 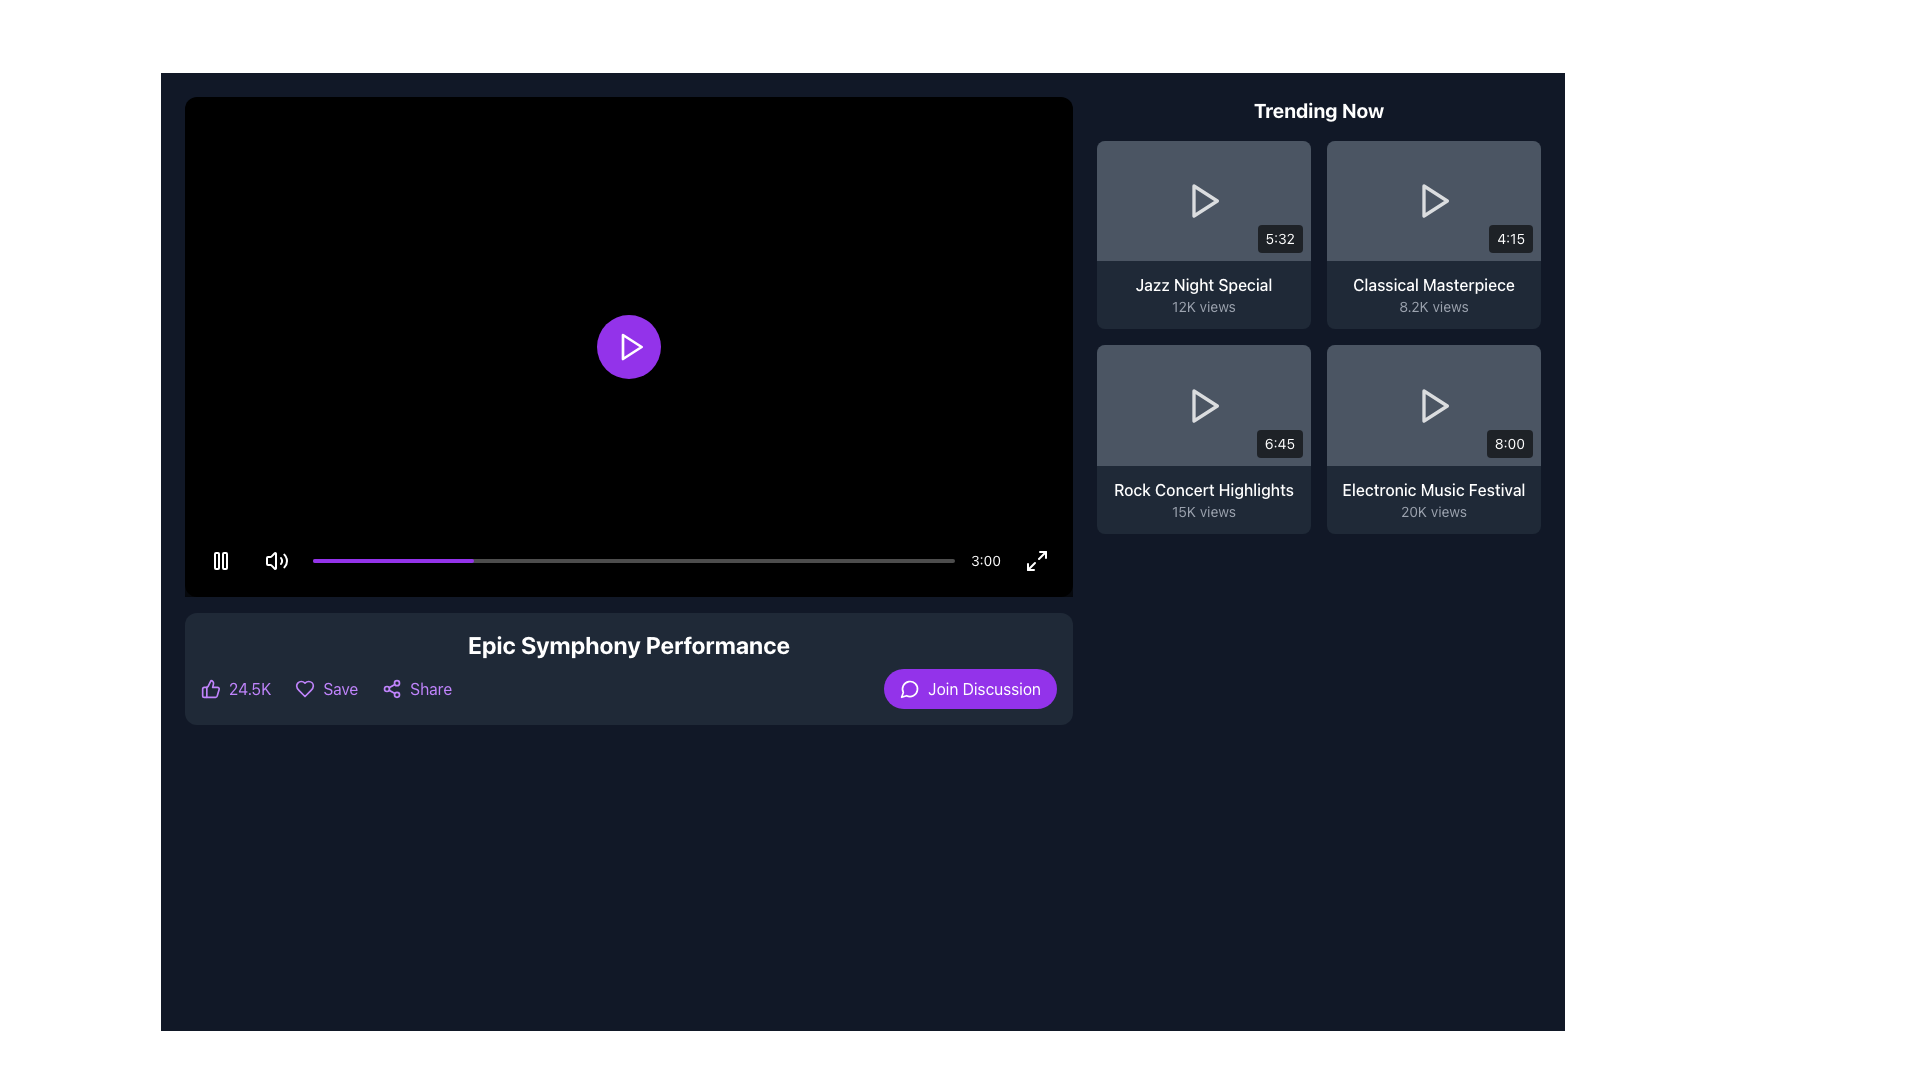 I want to click on the 'Save' button styled with a heart icon, which is purple and located between the 'Like' button and the 'Share' button, so click(x=326, y=687).